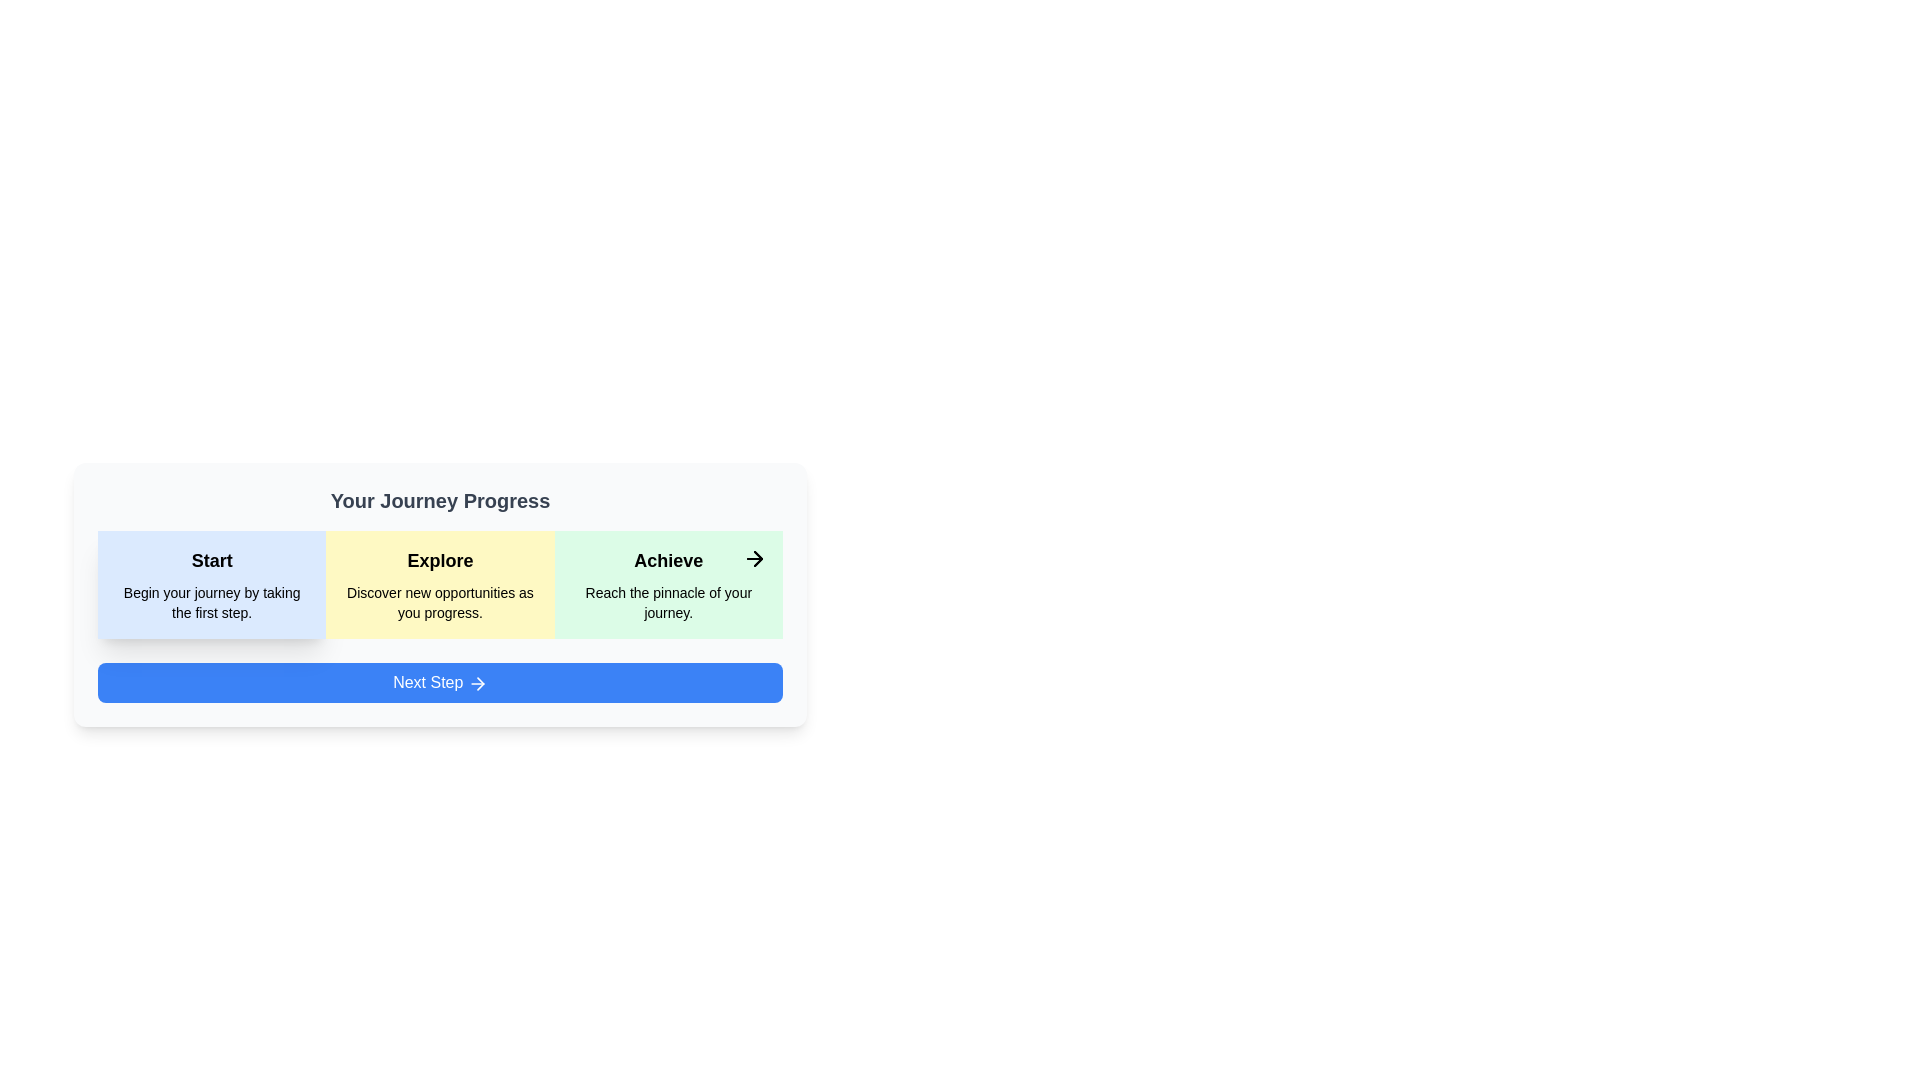 This screenshot has width=1920, height=1080. Describe the element at coordinates (668, 601) in the screenshot. I see `the text label that conveys the motivational message 'Reach the pinnacle of your journey,' located in the third section titled 'Achieve' with a light green background` at that location.